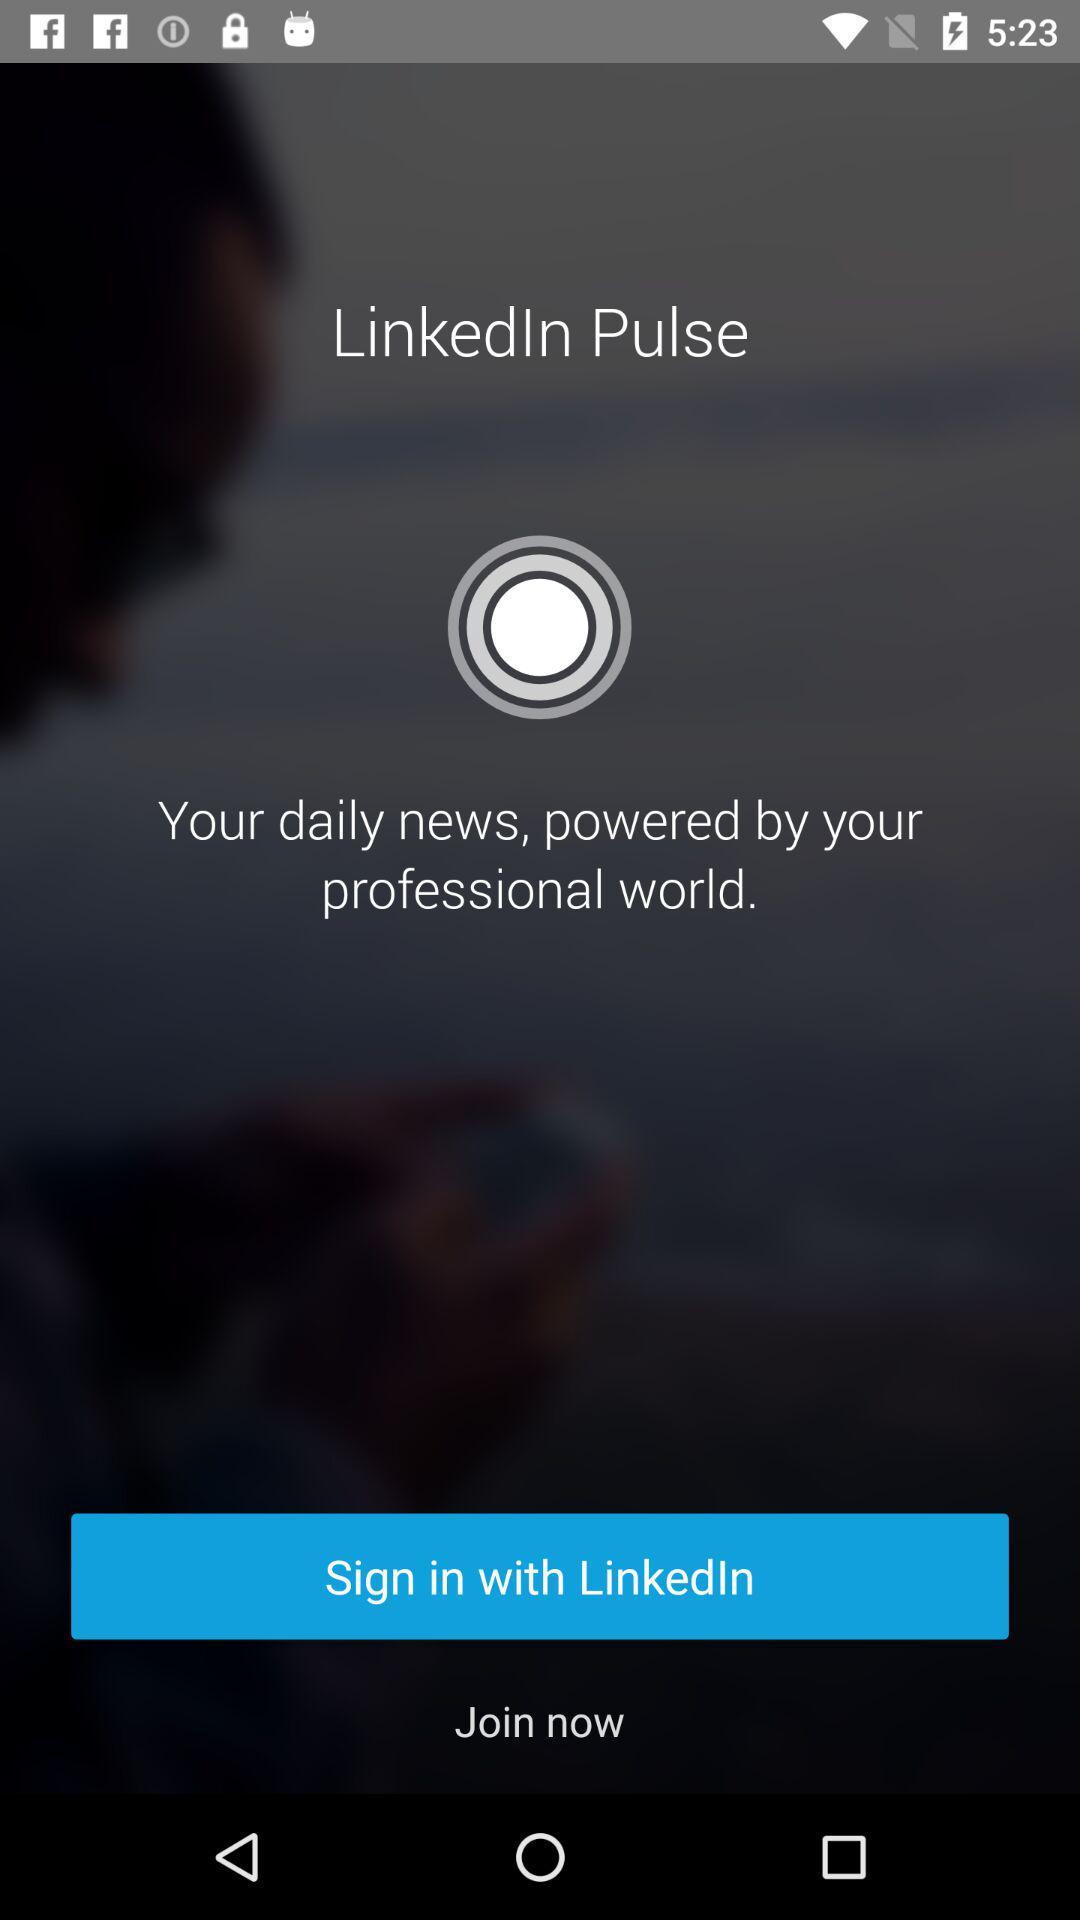 Image resolution: width=1080 pixels, height=1920 pixels. I want to click on the join now icon, so click(538, 1719).